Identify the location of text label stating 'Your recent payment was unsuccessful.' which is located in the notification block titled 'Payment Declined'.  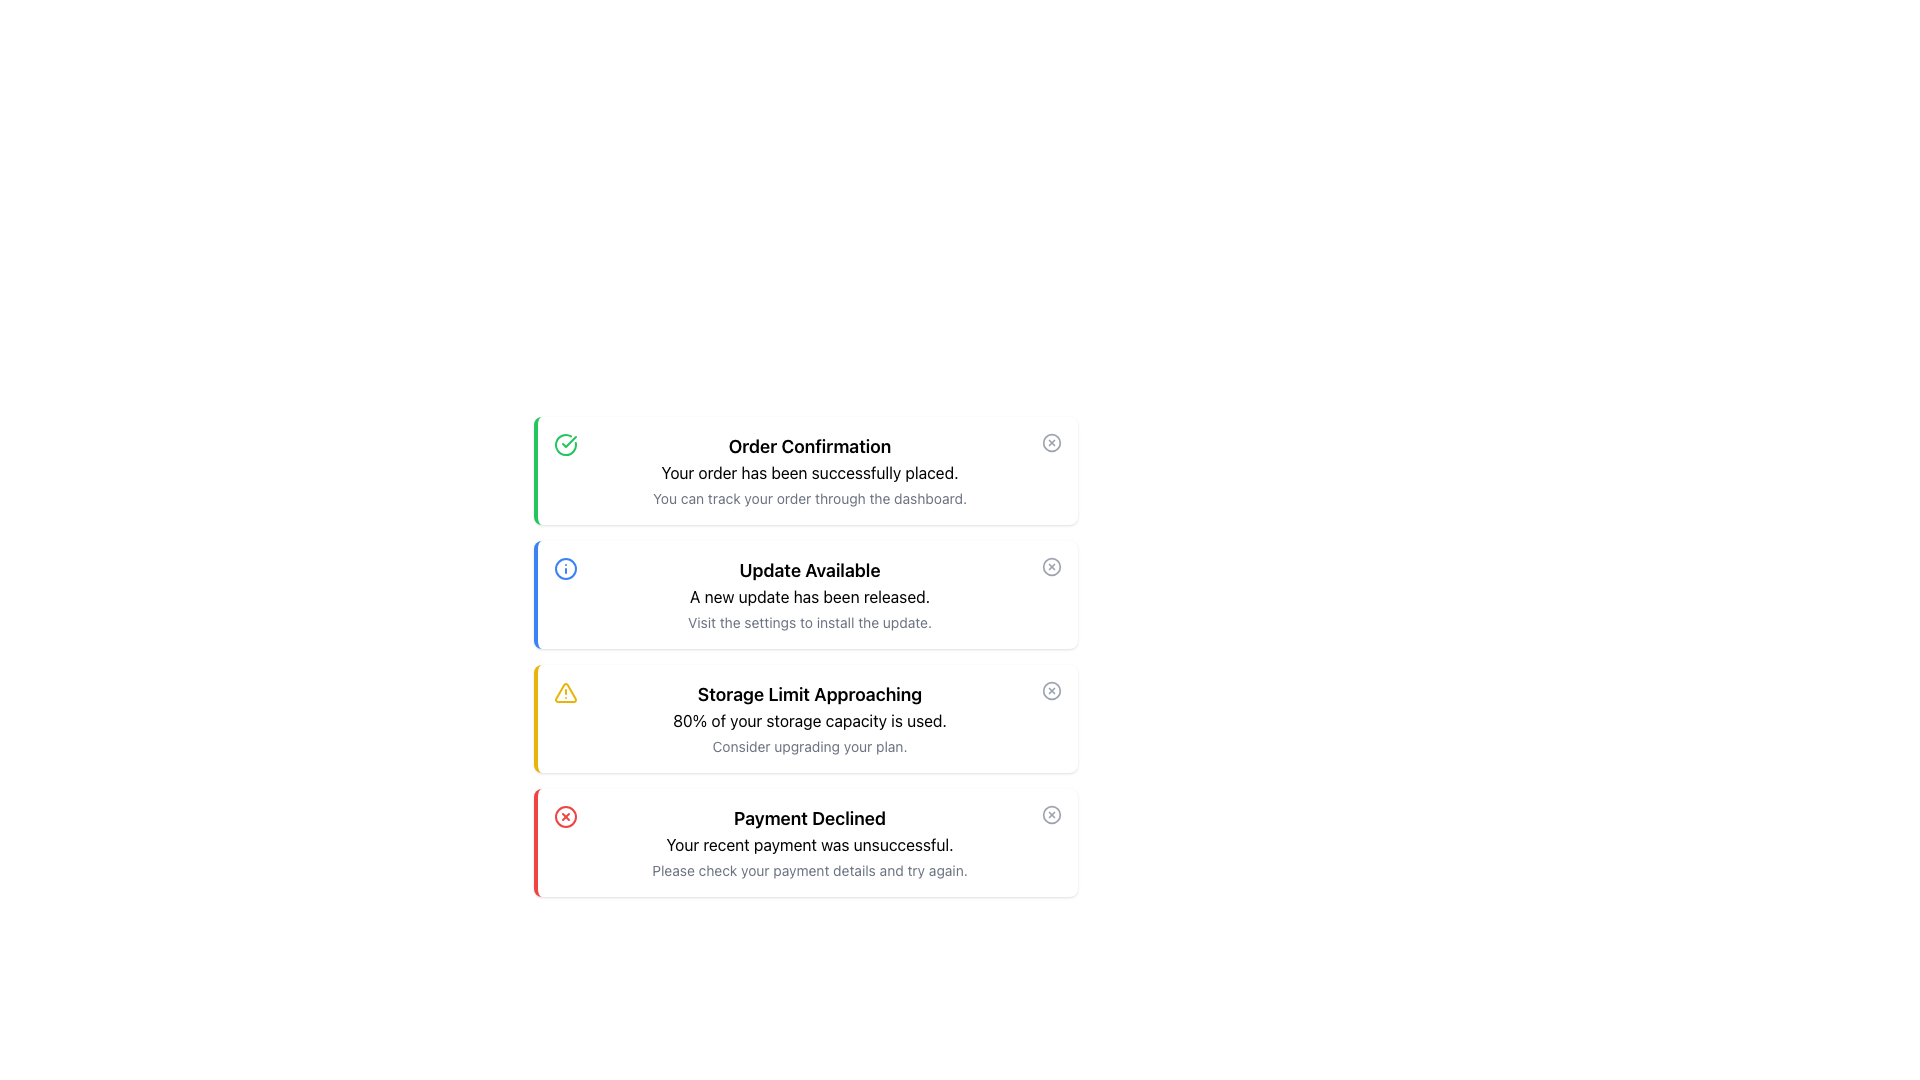
(810, 844).